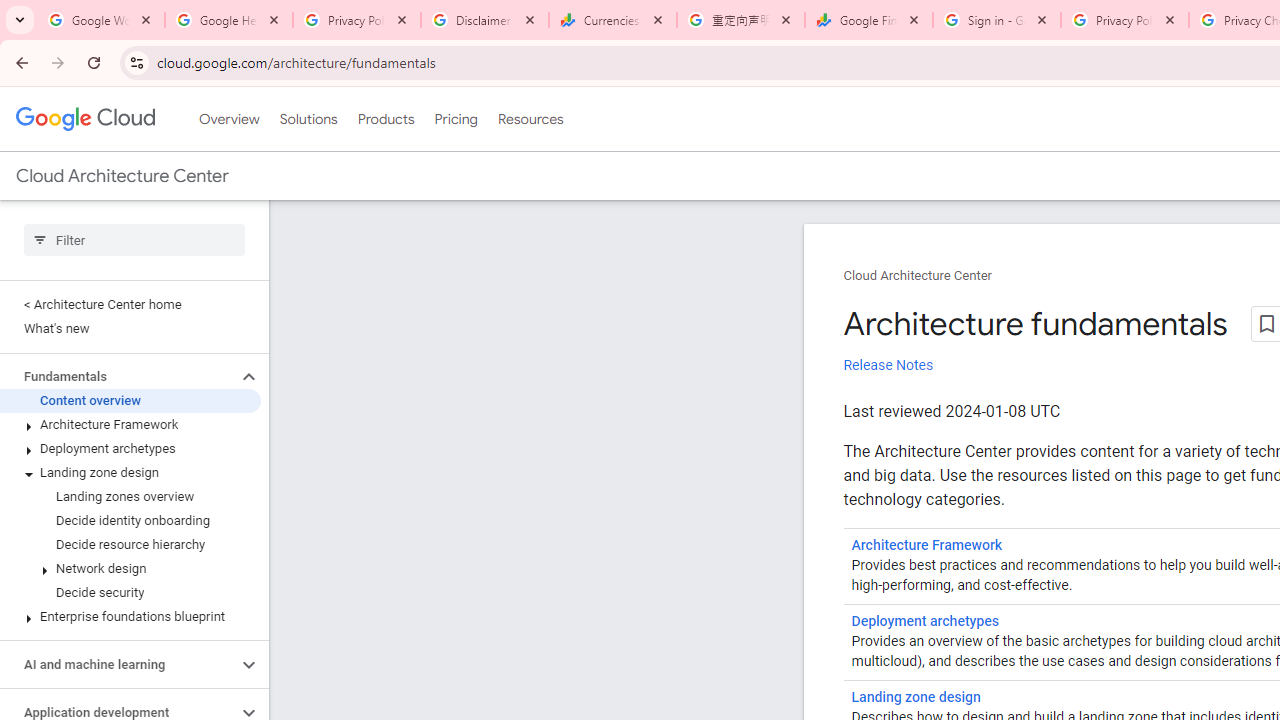 The image size is (1280, 720). Describe the element at coordinates (923, 620) in the screenshot. I see `'Deployment archetypes'` at that location.